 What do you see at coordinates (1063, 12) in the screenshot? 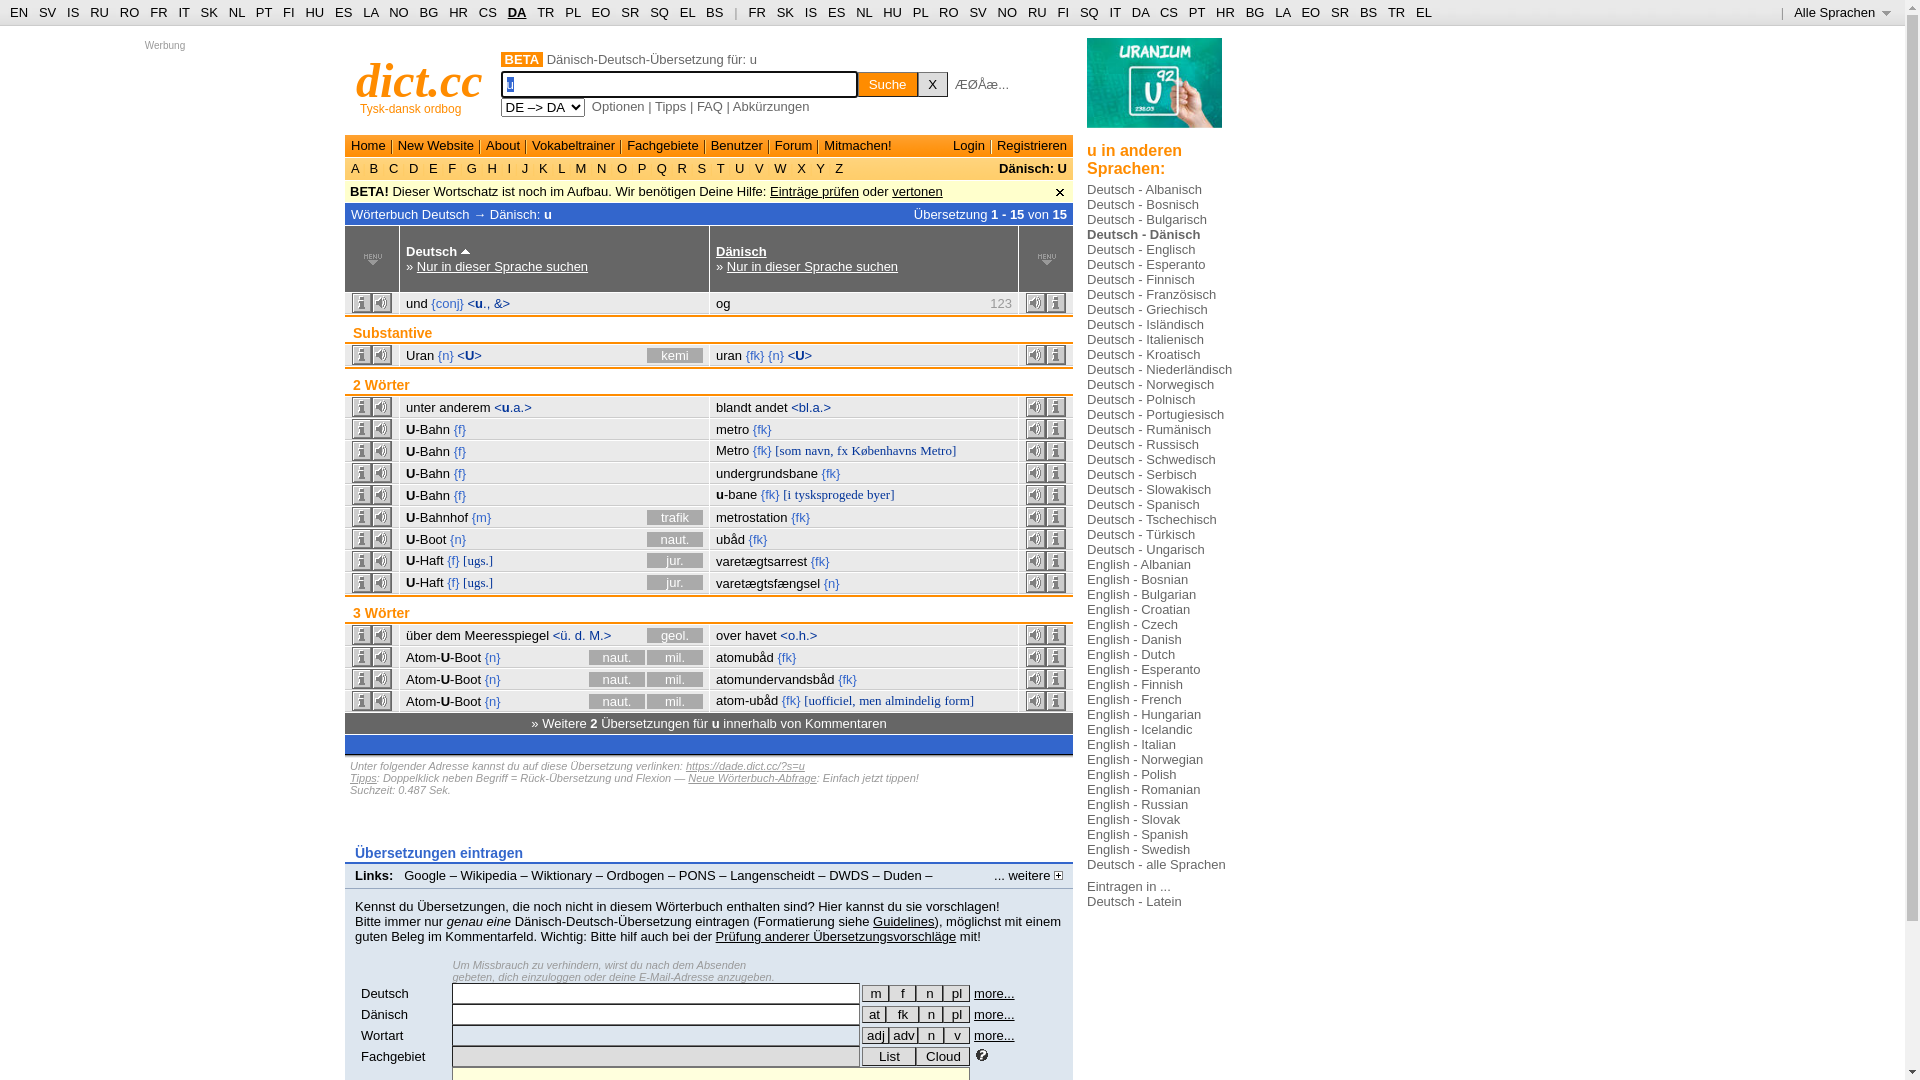
I see `'FI'` at bounding box center [1063, 12].